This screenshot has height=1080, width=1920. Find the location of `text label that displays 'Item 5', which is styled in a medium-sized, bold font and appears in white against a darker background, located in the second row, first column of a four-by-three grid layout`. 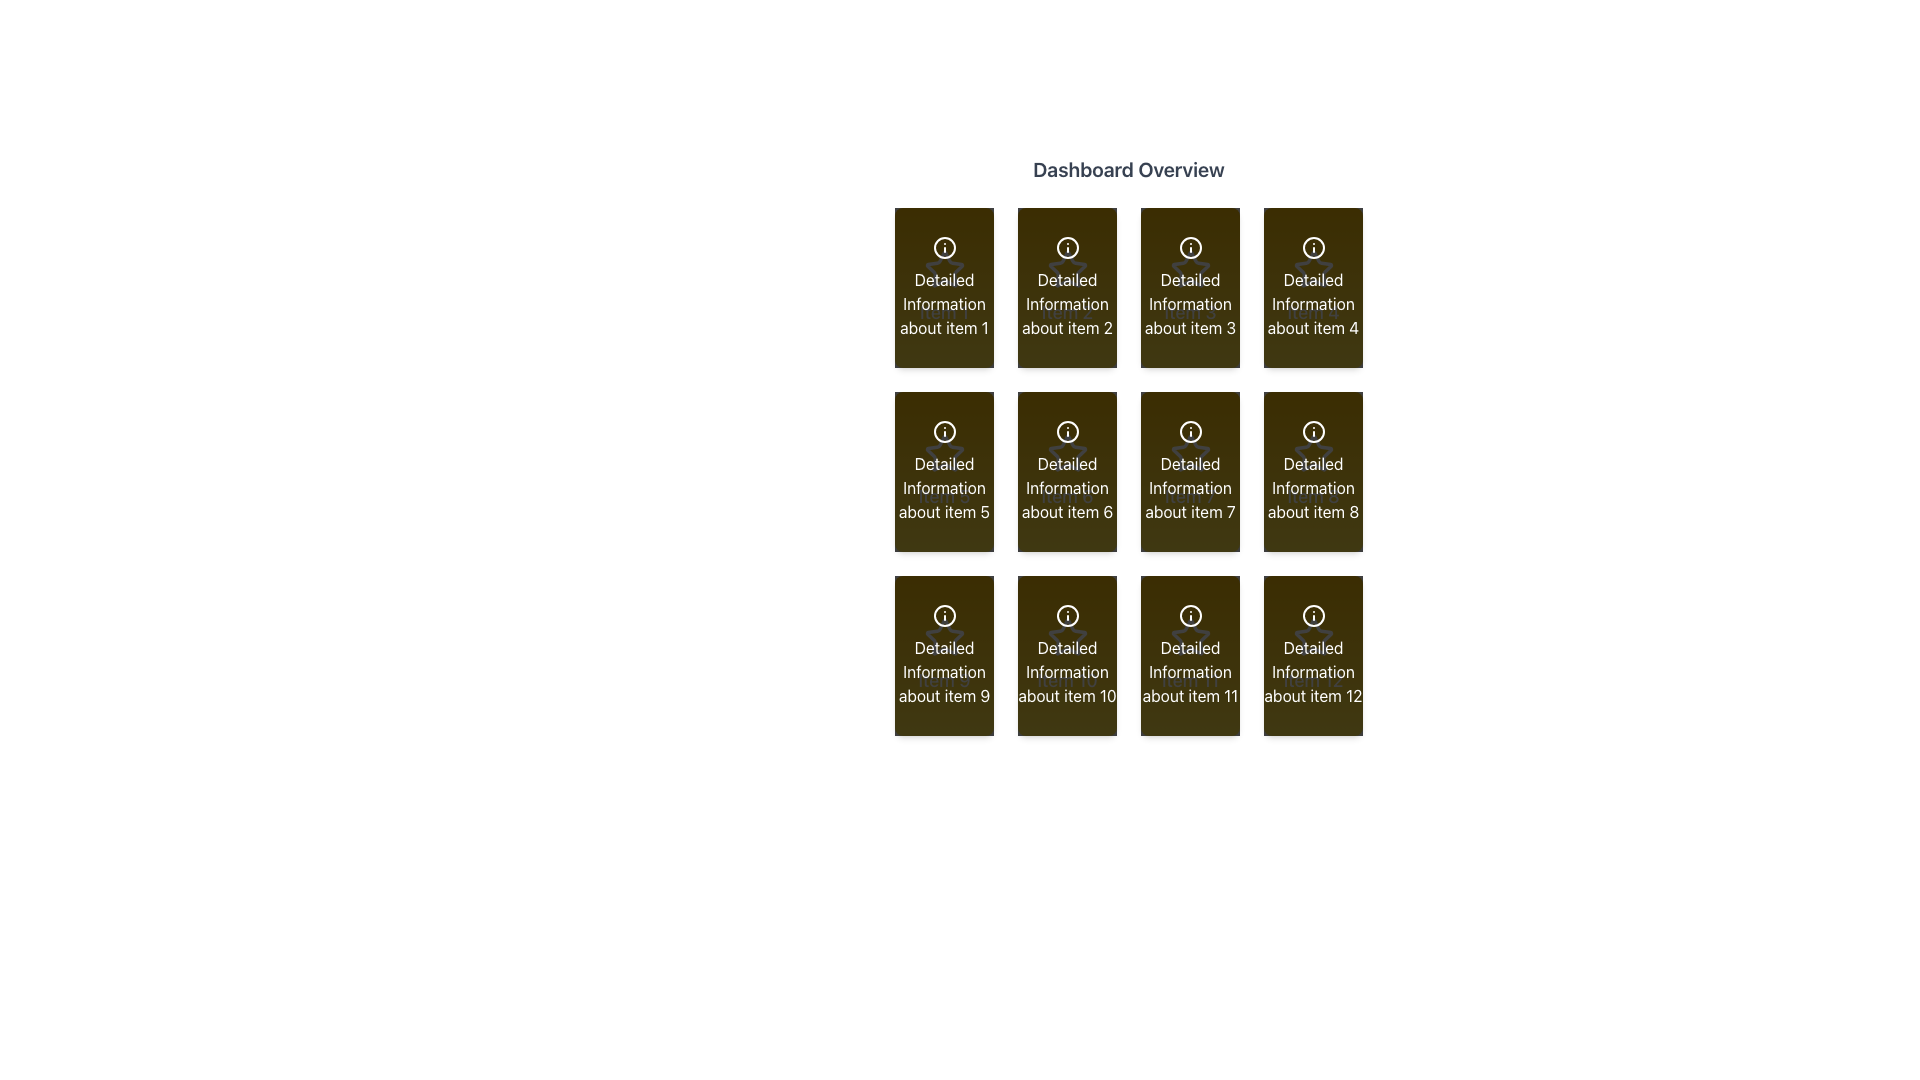

text label that displays 'Item 5', which is styled in a medium-sized, bold font and appears in white against a darker background, located in the second row, first column of a four-by-three grid layout is located at coordinates (943, 496).